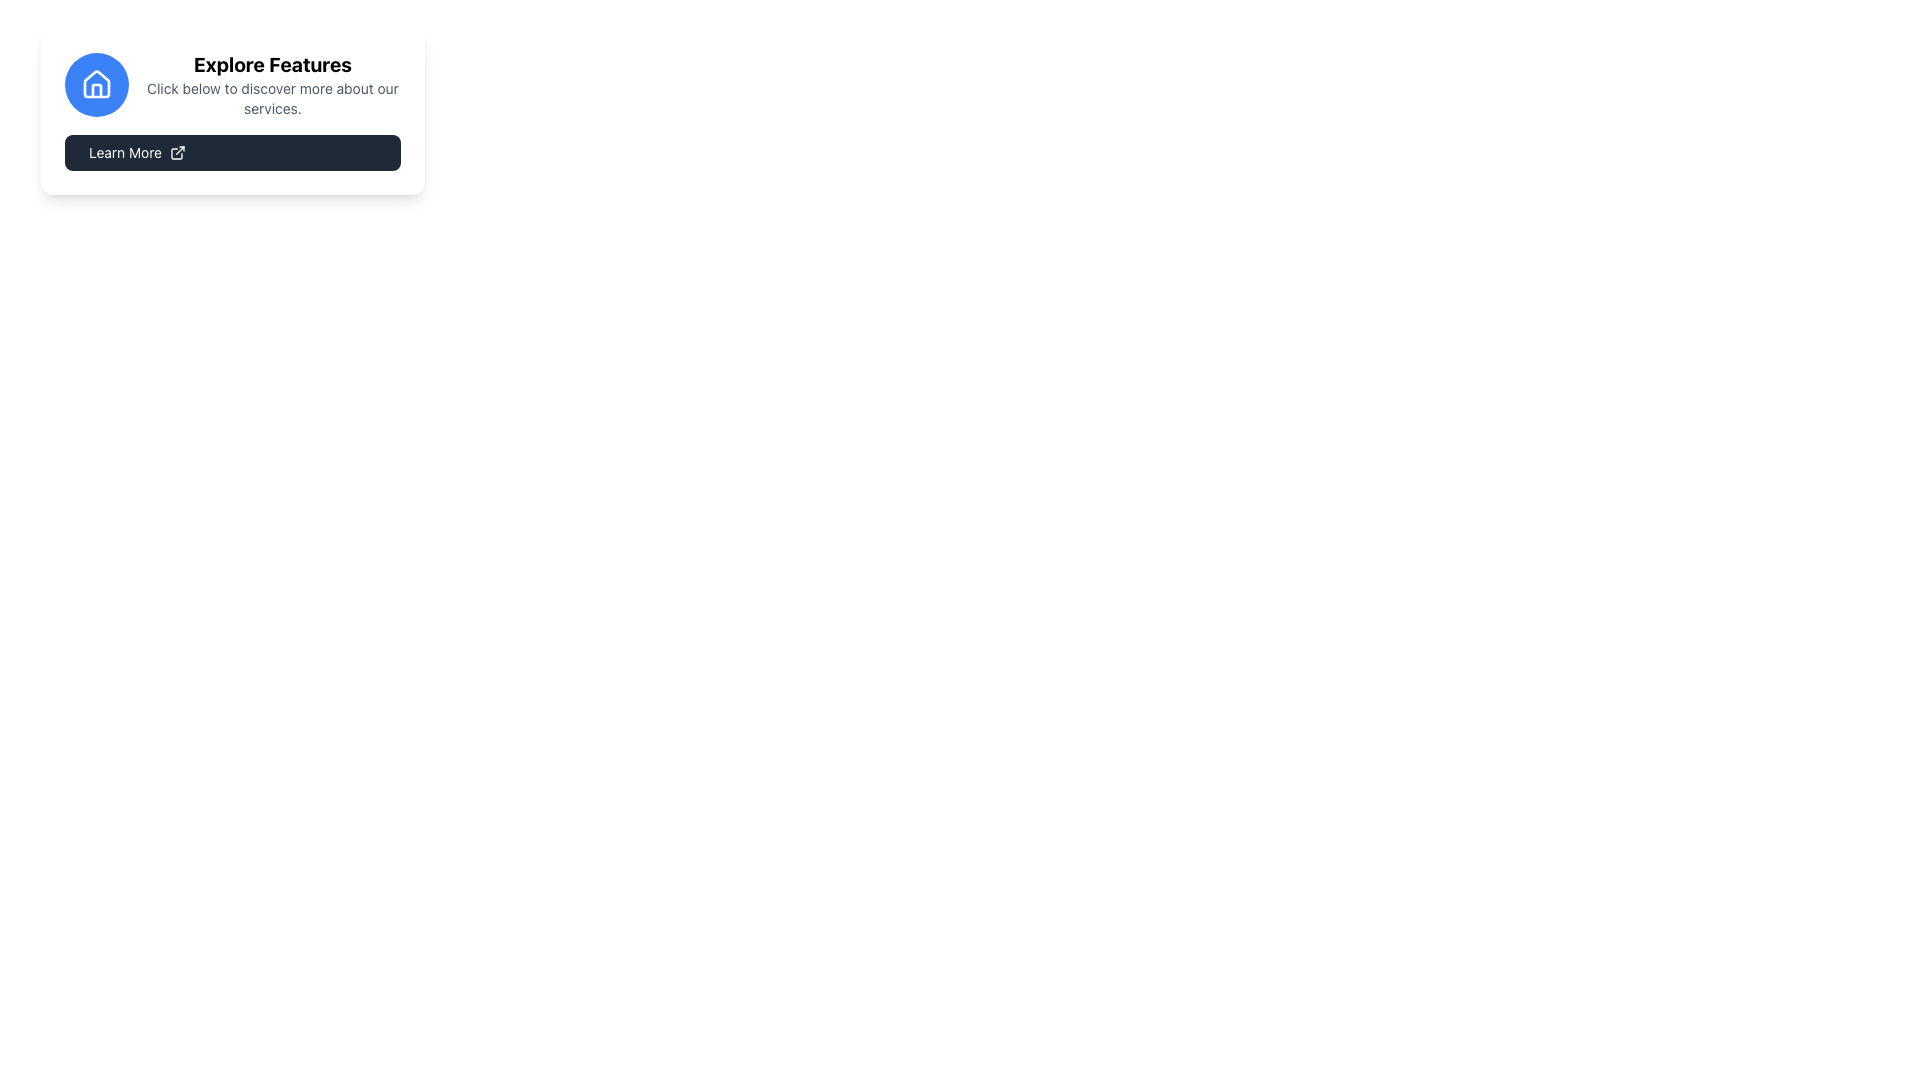 The width and height of the screenshot is (1920, 1080). What do you see at coordinates (95, 83) in the screenshot?
I see `the Icon button, which is a visual indicator for home-related features, located leftmost in the section near 'Explore Features'` at bounding box center [95, 83].